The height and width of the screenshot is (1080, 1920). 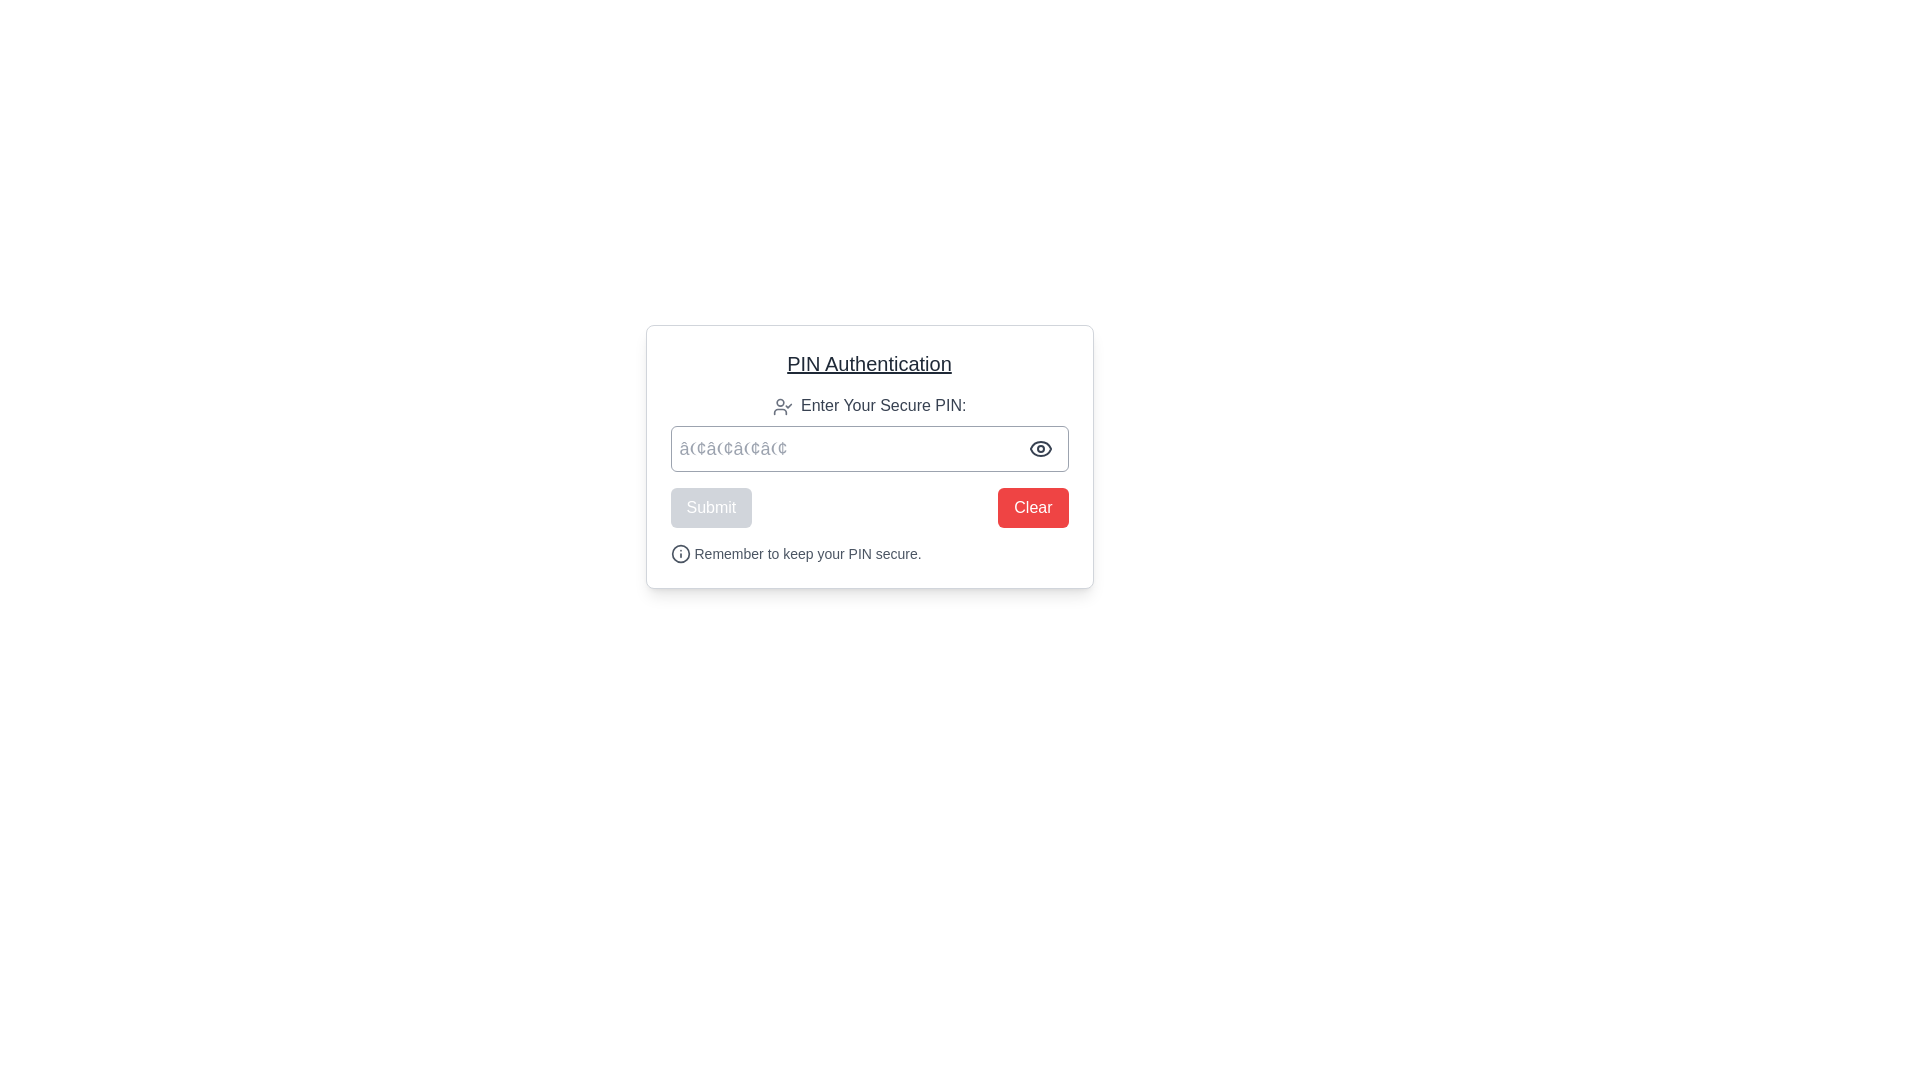 I want to click on the user avatar icon with a checkmark next to it, which is located to the left of the text label 'Enter Your Secure PIN:' in the 'PIN Authentication' box, so click(x=781, y=405).